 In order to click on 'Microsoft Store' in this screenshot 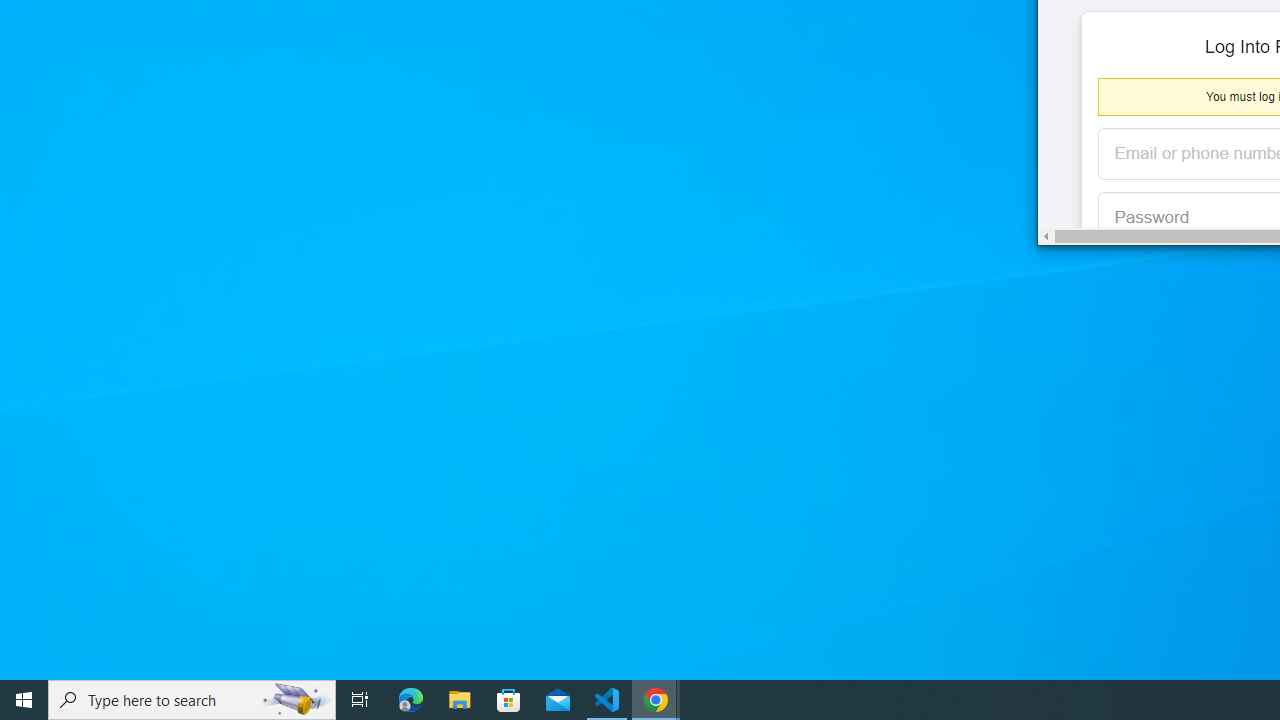, I will do `click(509, 698)`.